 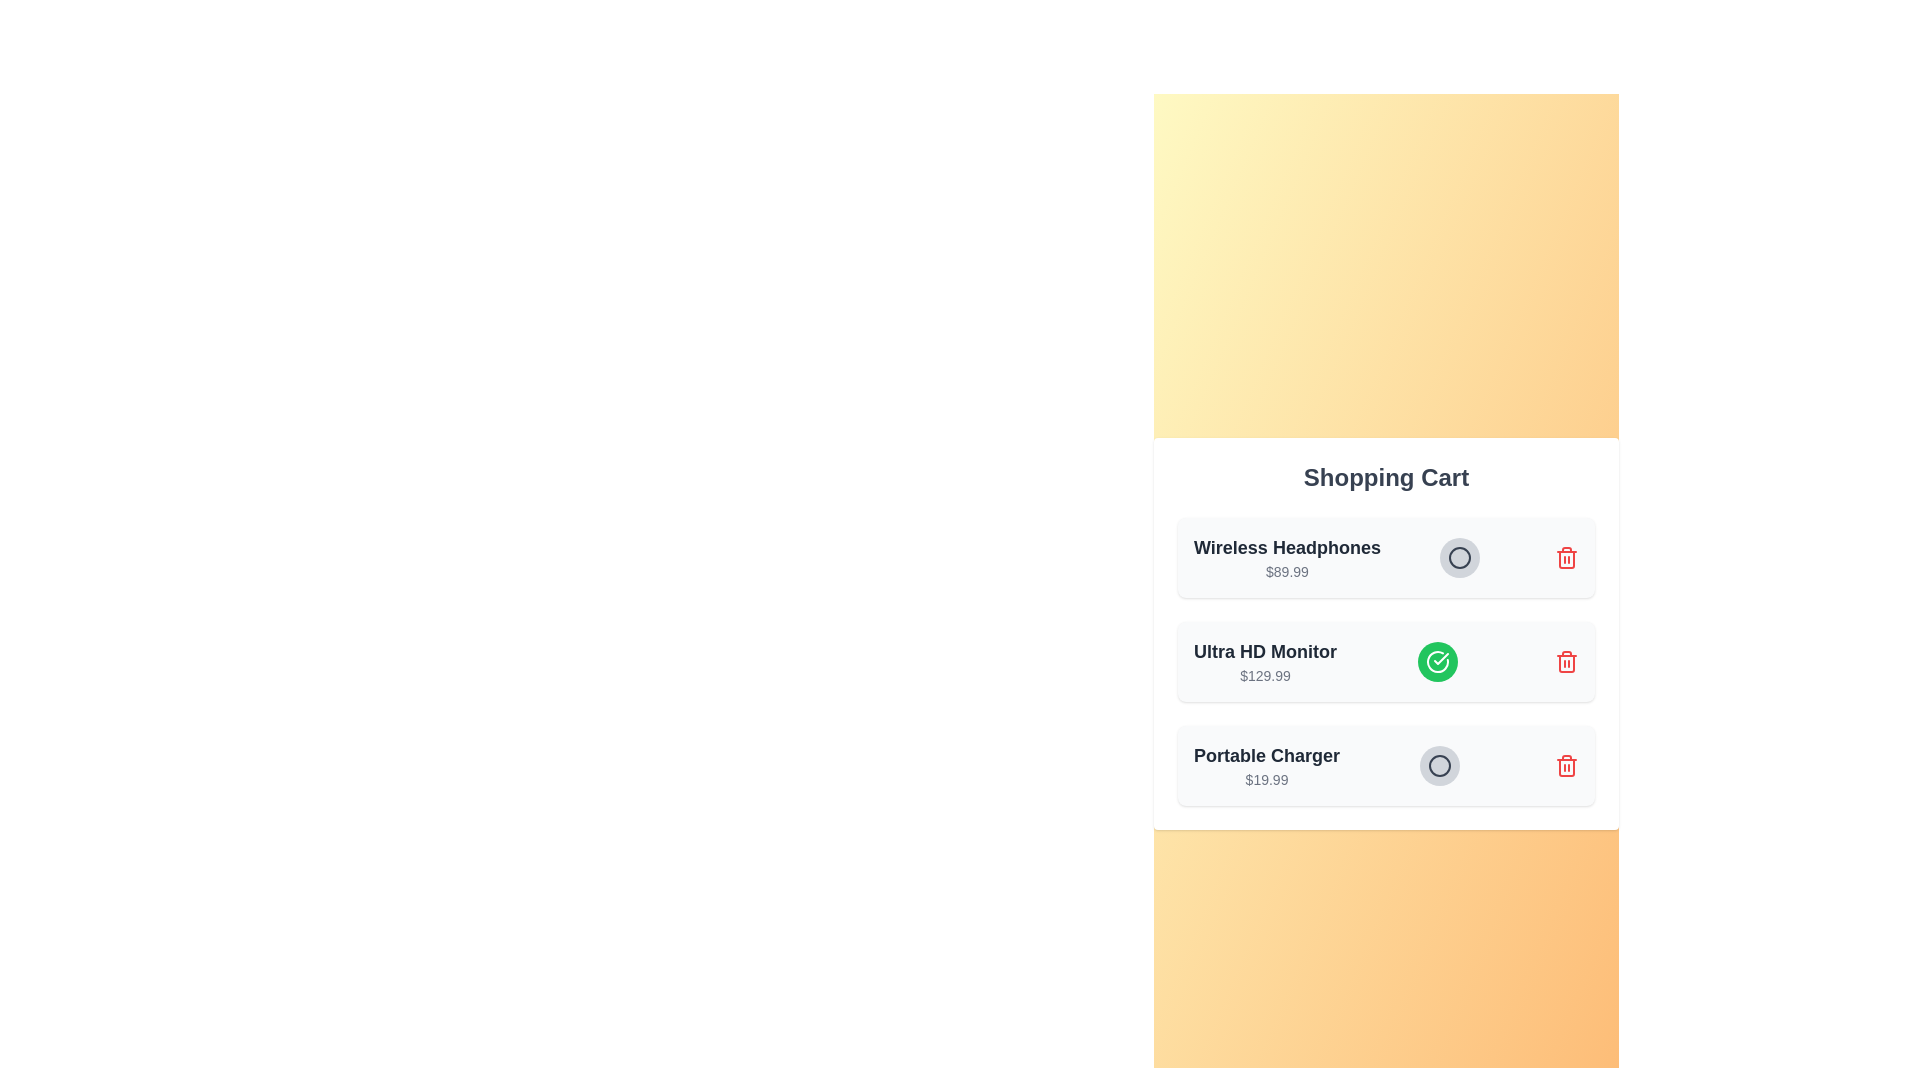 What do you see at coordinates (1438, 765) in the screenshot?
I see `the item Portable Charger in the shopping cart` at bounding box center [1438, 765].